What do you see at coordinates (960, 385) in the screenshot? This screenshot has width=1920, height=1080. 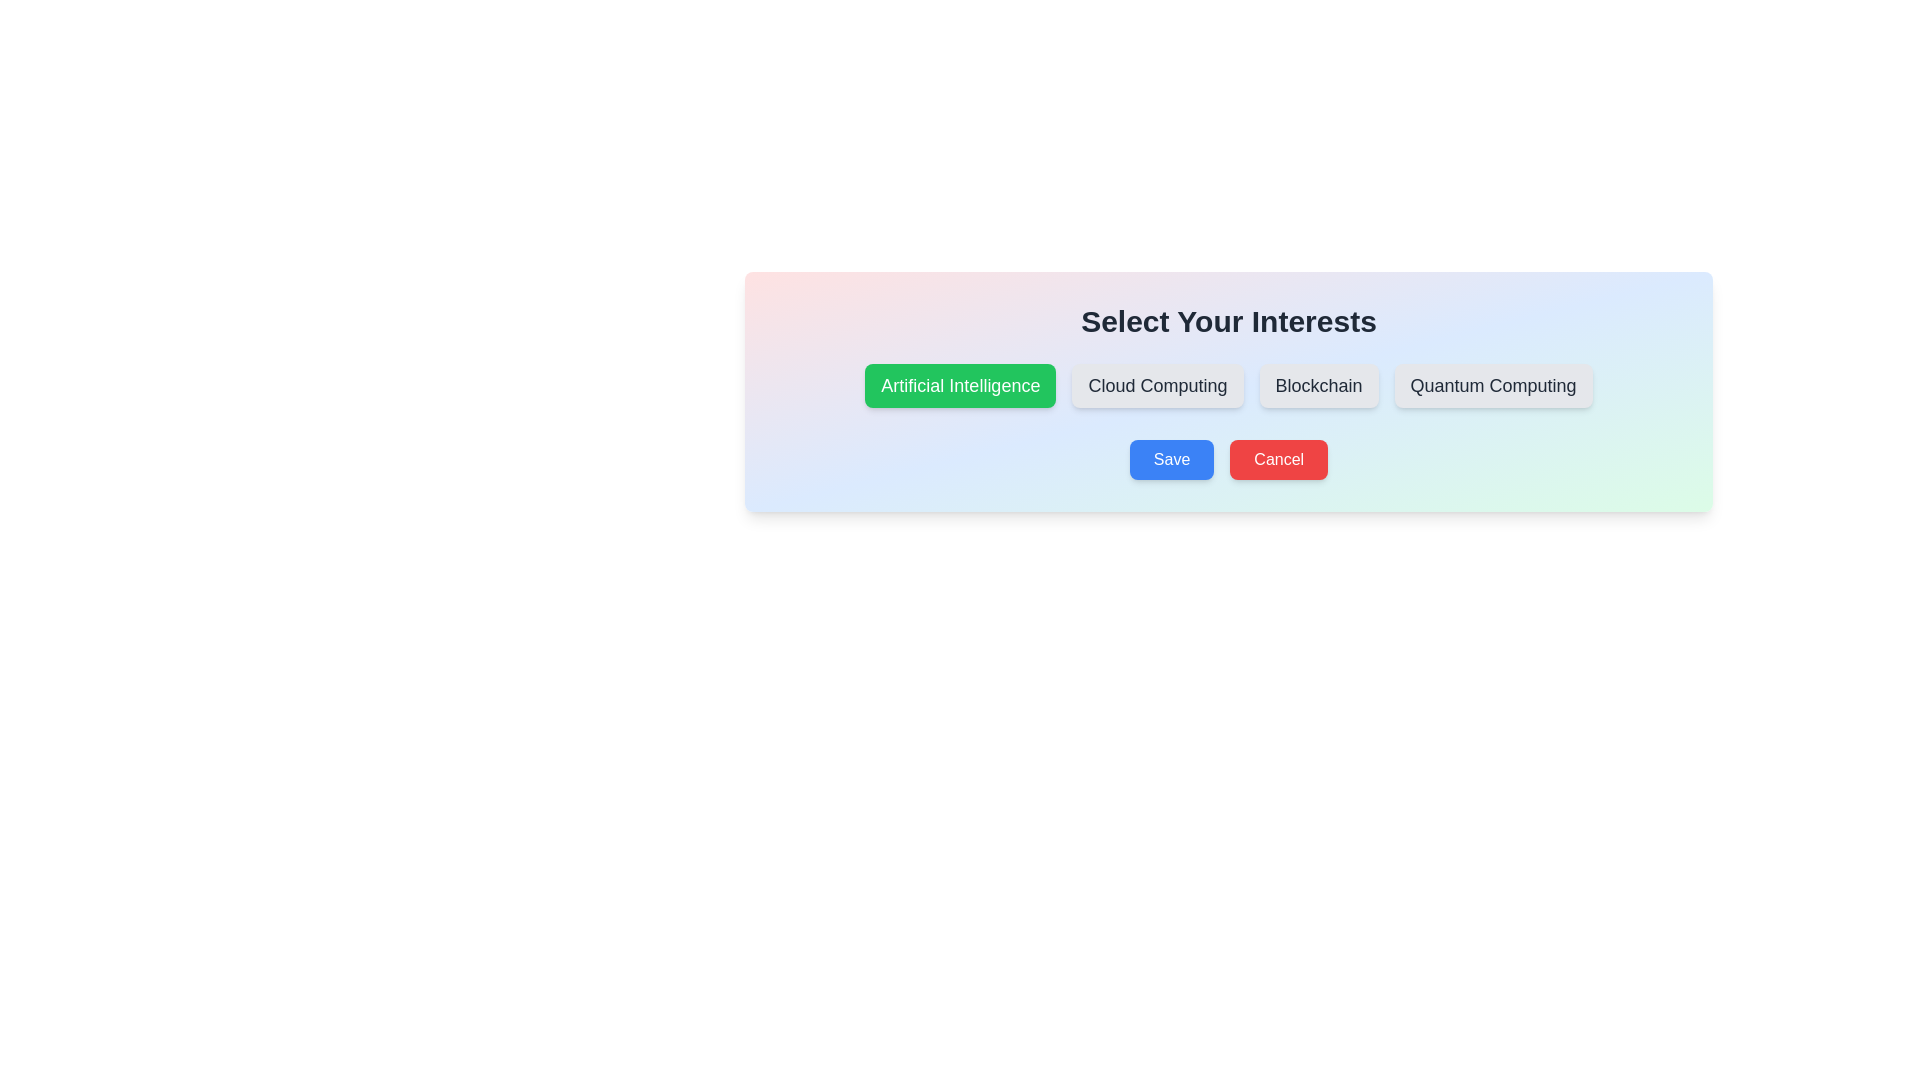 I see `the button corresponding to the topic Artificial Intelligence to select or deselect it` at bounding box center [960, 385].